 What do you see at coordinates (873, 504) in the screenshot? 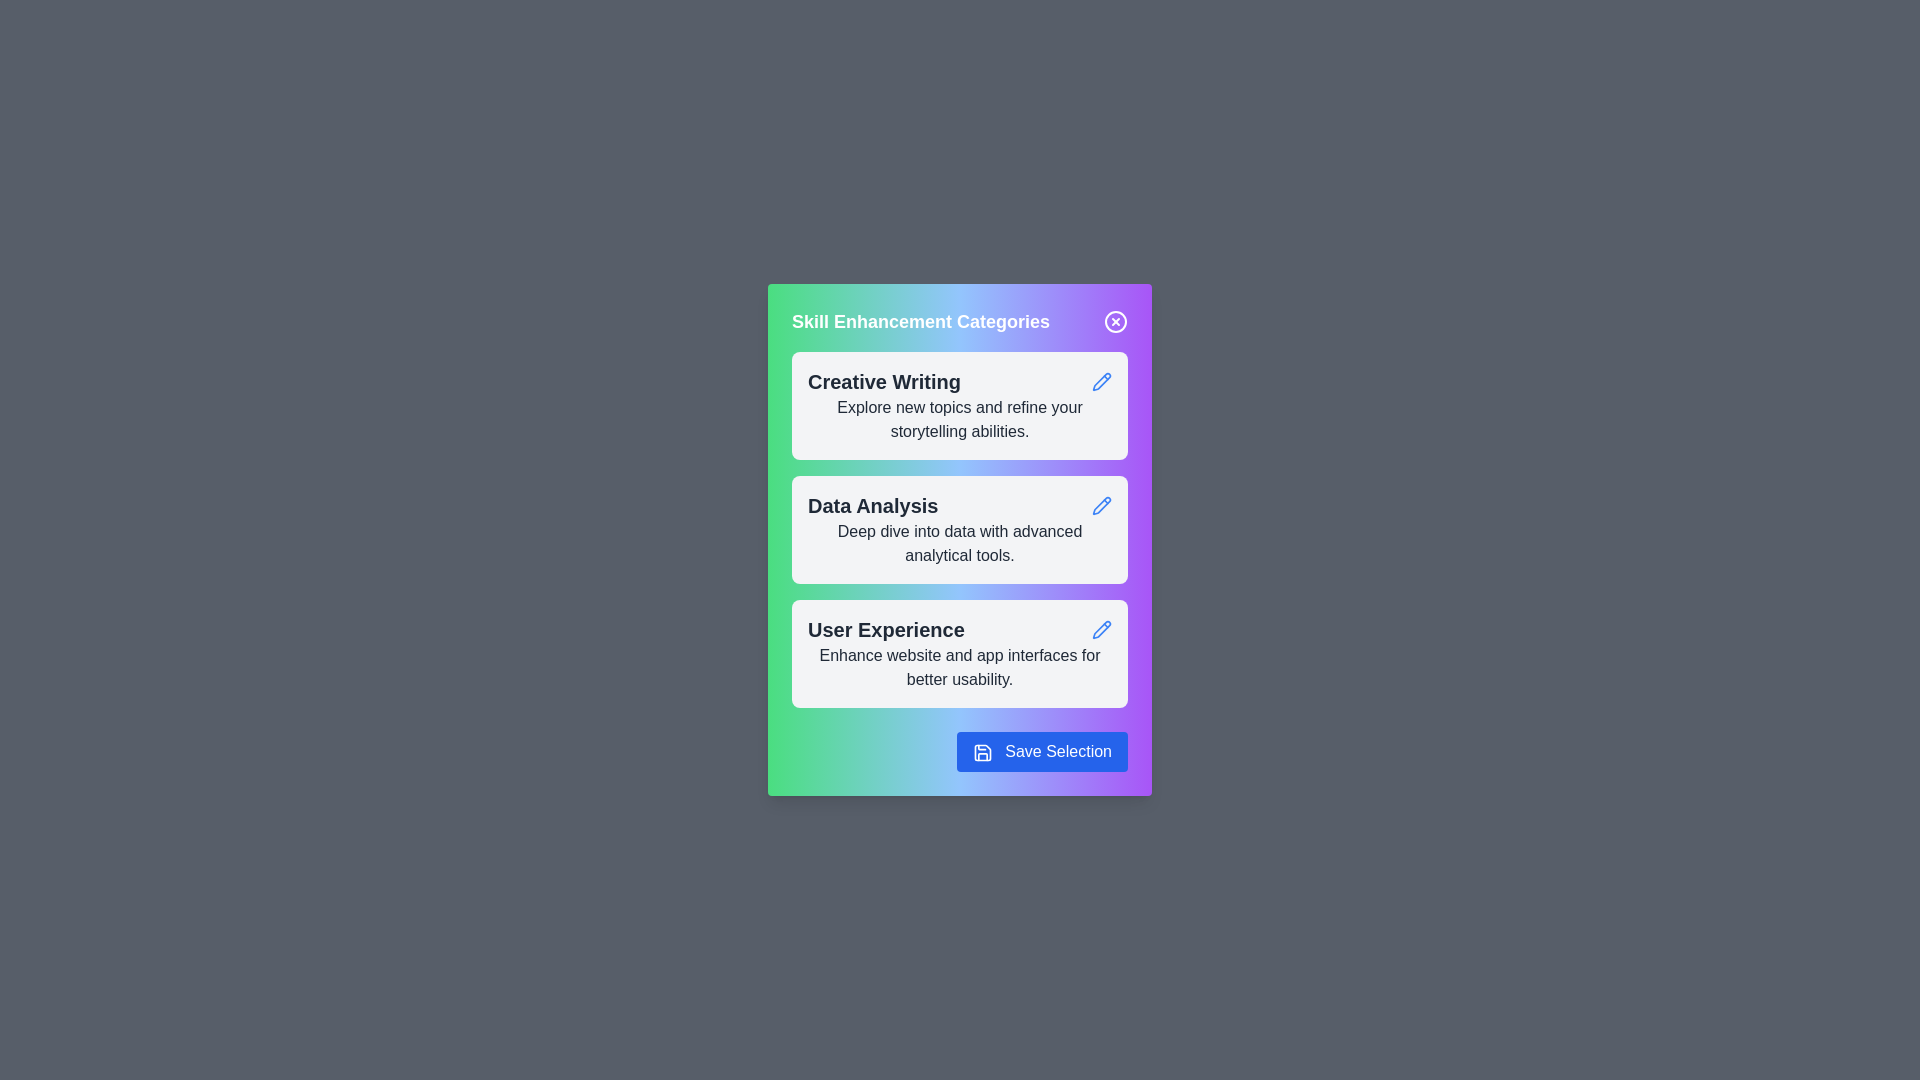
I see `the text of the category card labeled 'Data Analysis' to select it` at bounding box center [873, 504].